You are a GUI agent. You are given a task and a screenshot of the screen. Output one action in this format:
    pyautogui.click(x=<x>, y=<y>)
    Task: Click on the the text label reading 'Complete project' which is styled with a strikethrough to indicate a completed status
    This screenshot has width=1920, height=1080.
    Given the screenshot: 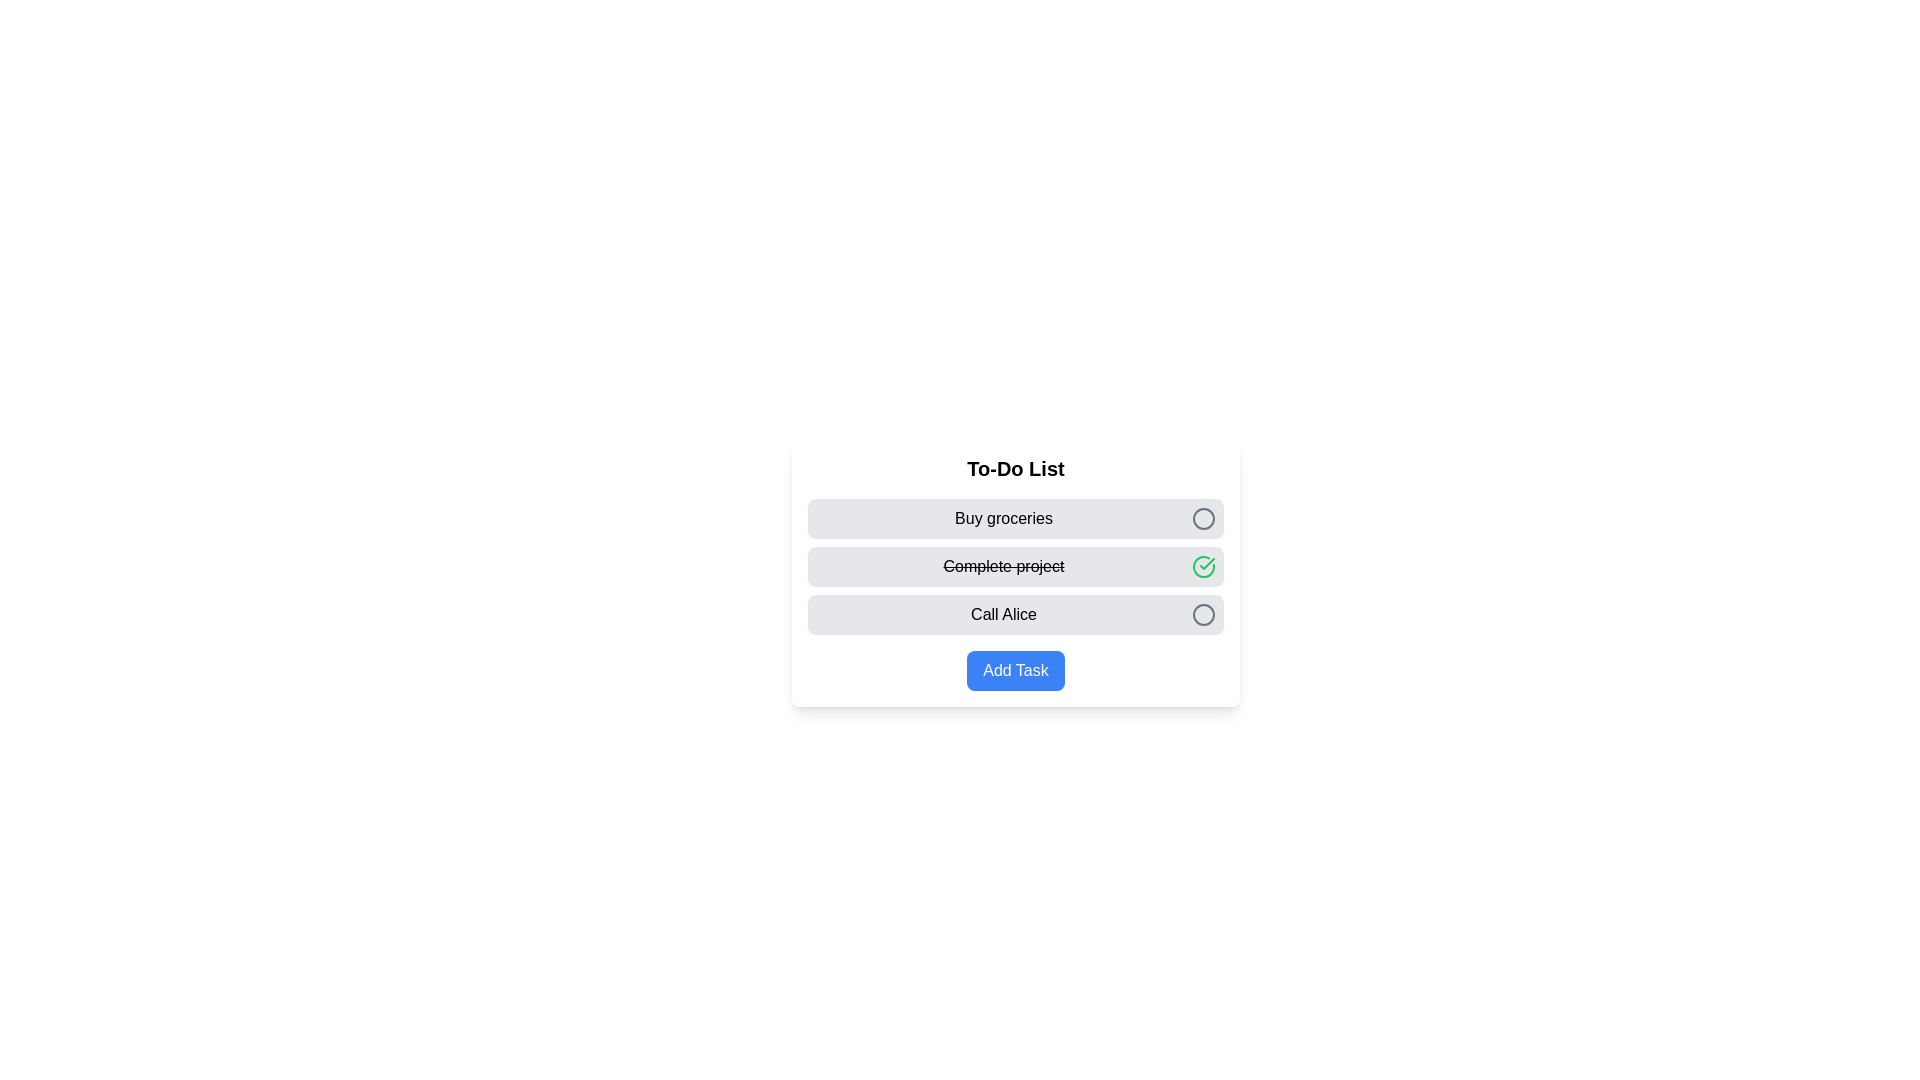 What is the action you would take?
    pyautogui.click(x=1003, y=567)
    